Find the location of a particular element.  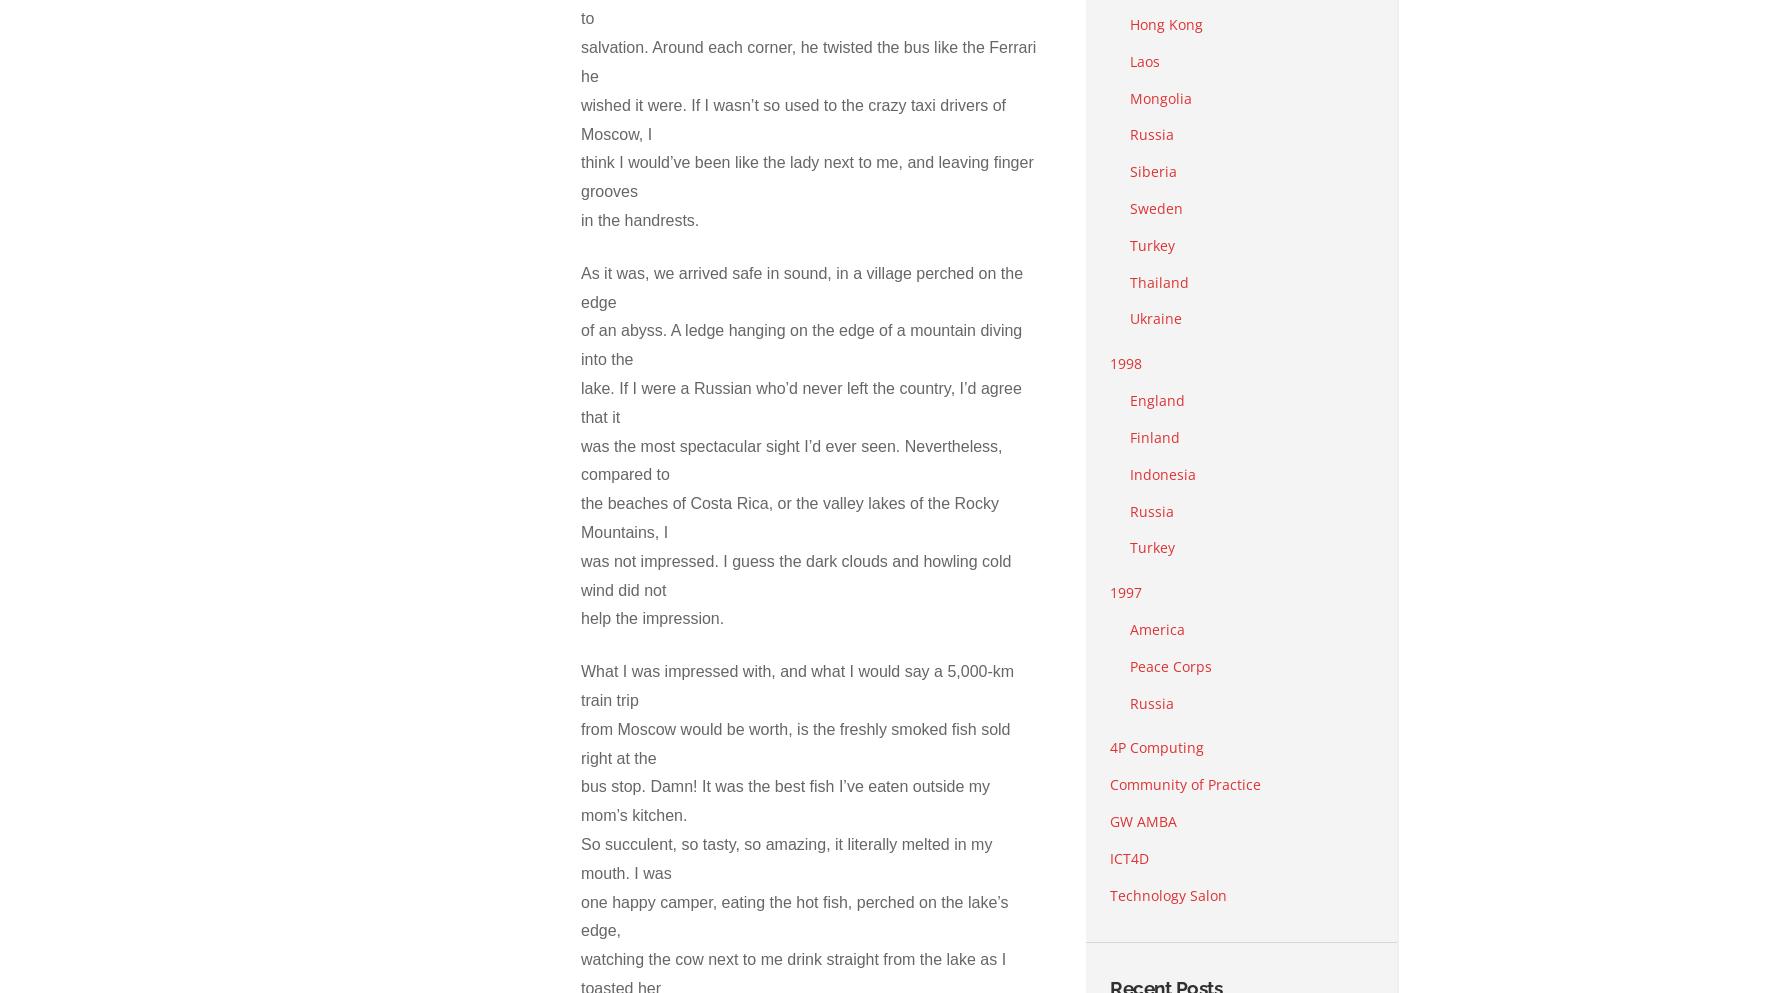

'England' is located at coordinates (1157, 399).